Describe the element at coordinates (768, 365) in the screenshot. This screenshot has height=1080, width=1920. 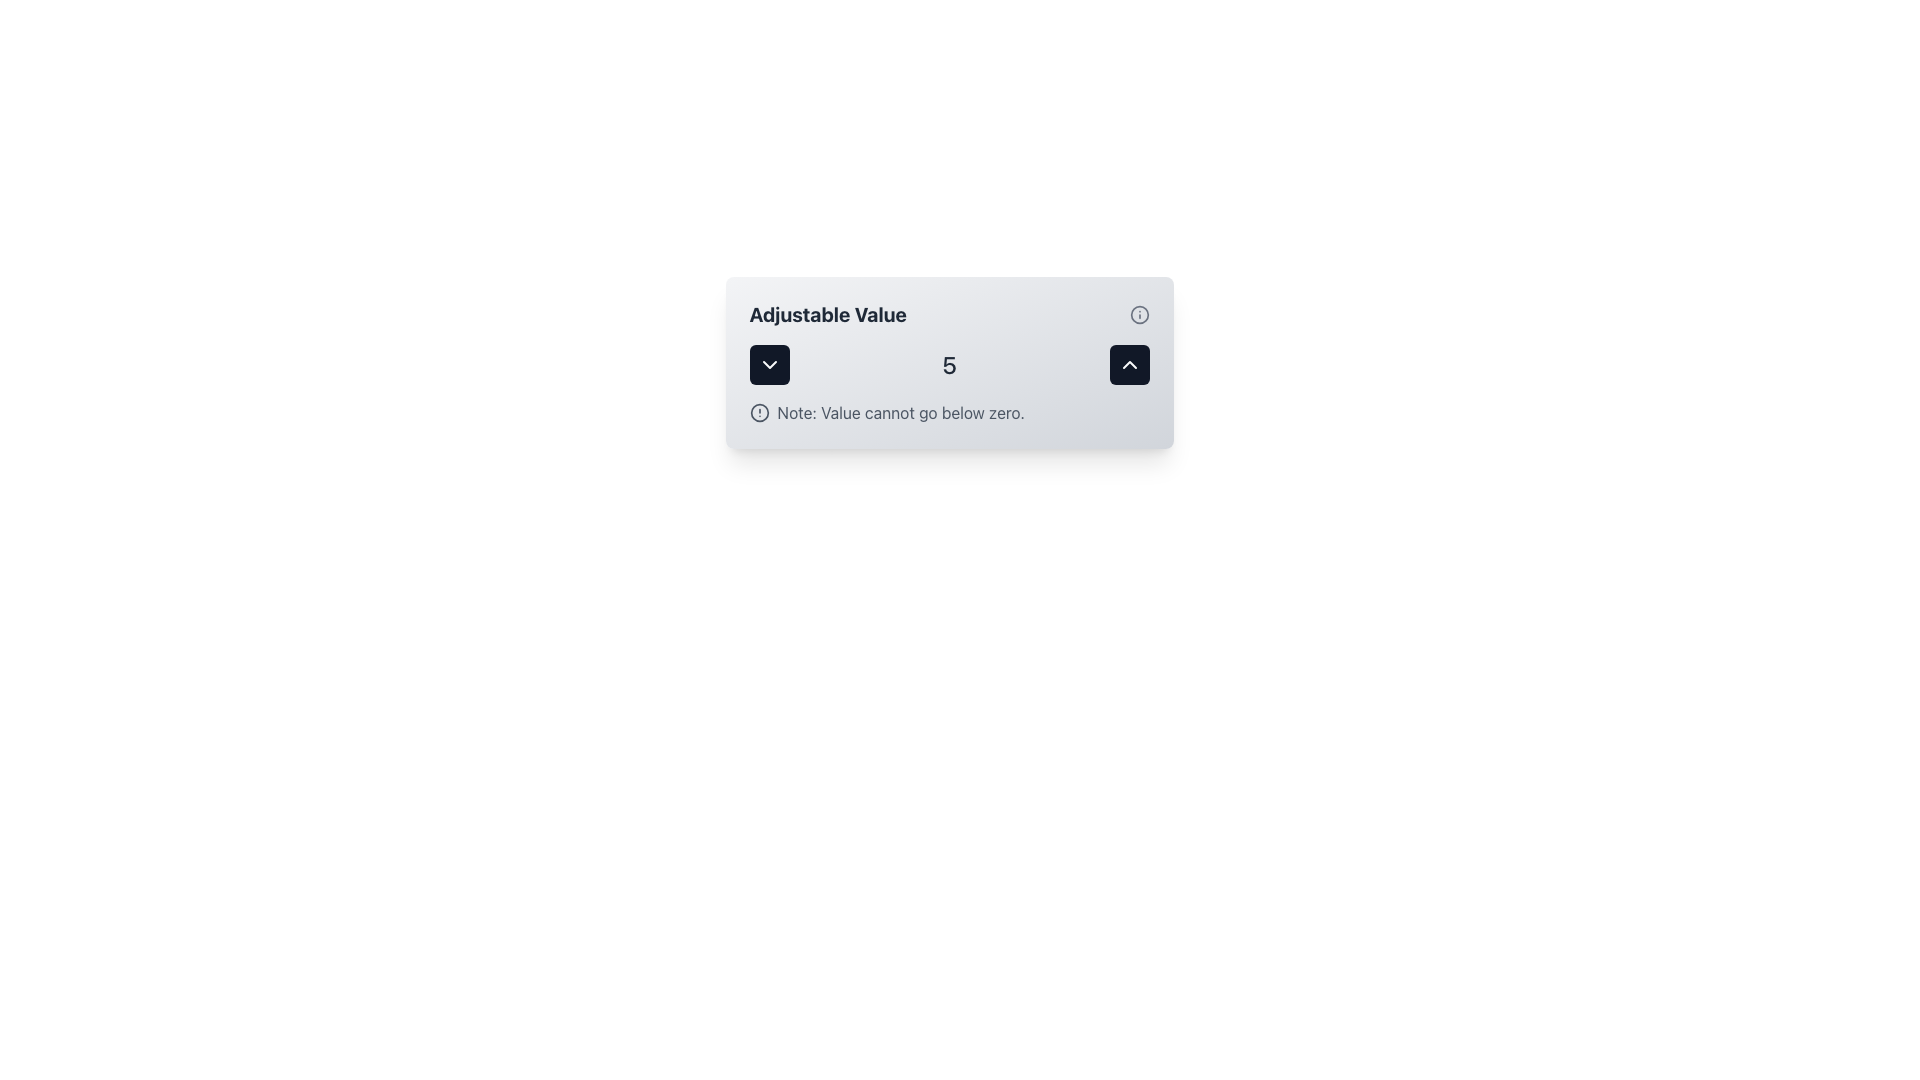
I see `the dark rectangular button with rounded corners, styled in grayish-black, containing a centered downward arrow icon, to decrease the value` at that location.